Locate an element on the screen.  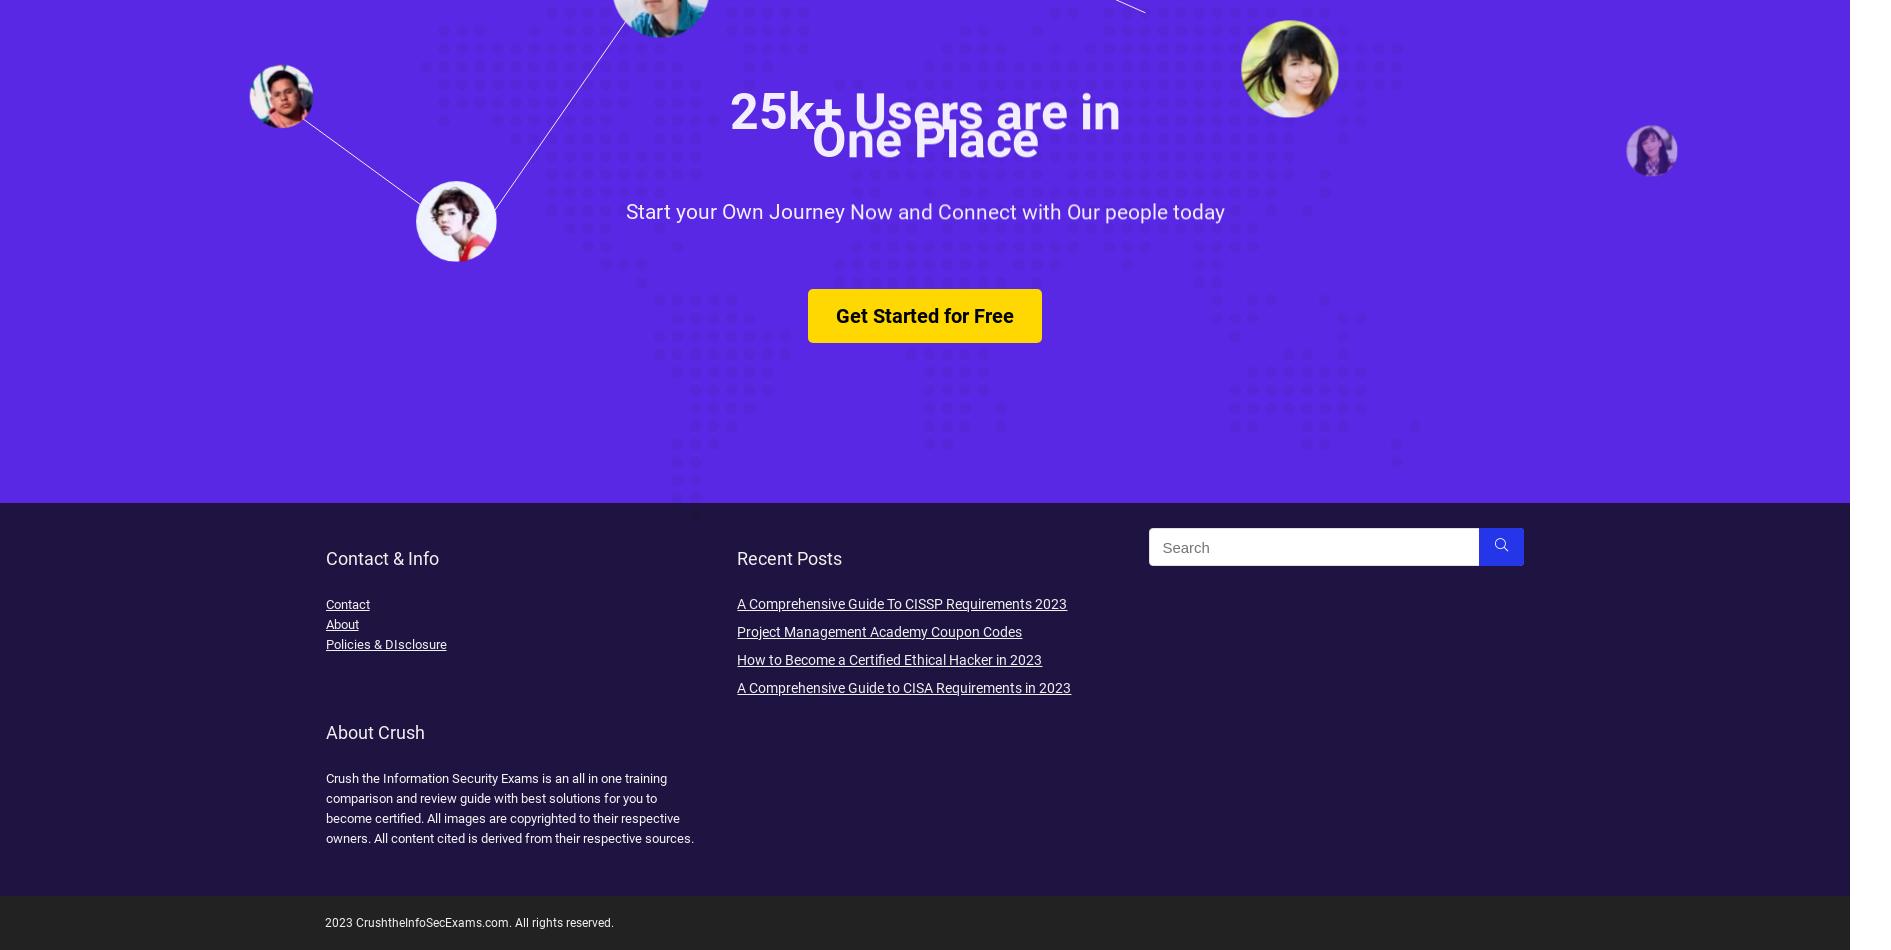
'Start your Own Journey Now and Connect with  Our people today' is located at coordinates (924, 238).